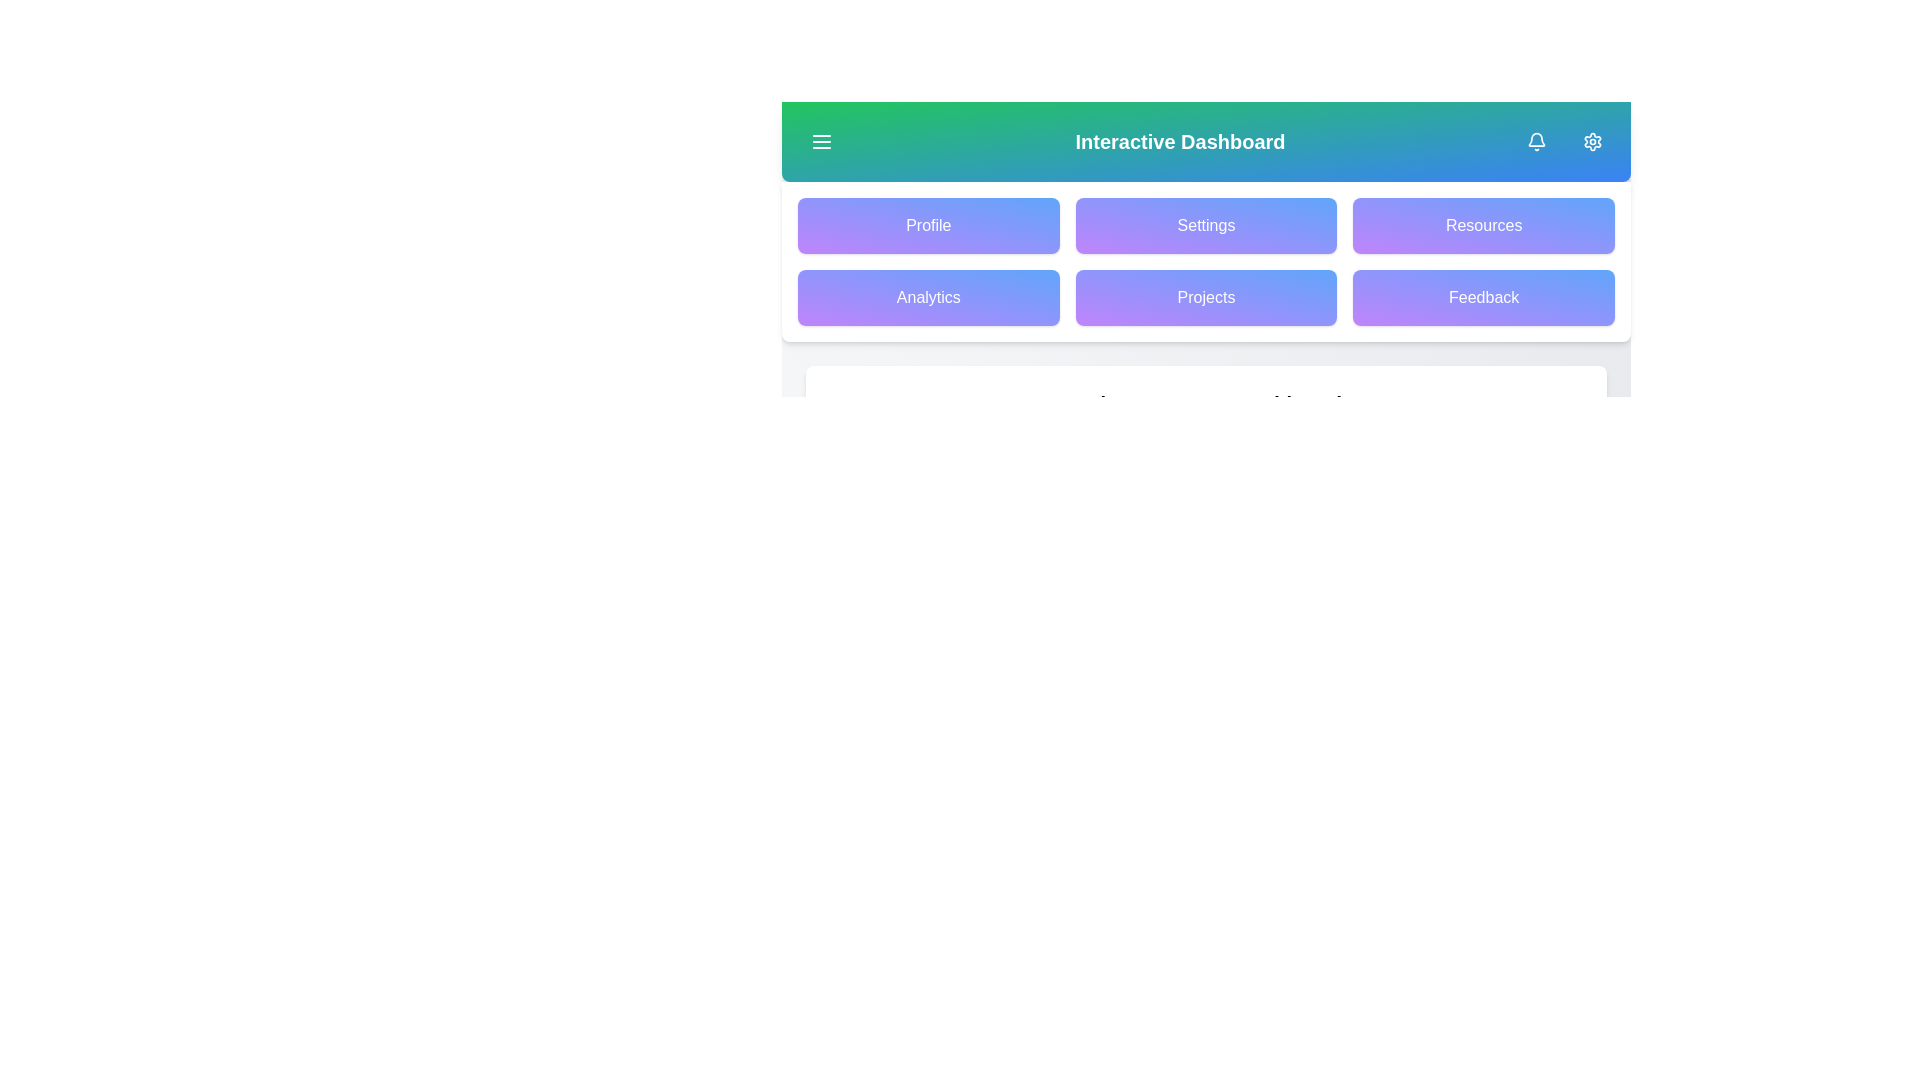 The width and height of the screenshot is (1920, 1080). I want to click on the Projects button in the grid, so click(1205, 297).